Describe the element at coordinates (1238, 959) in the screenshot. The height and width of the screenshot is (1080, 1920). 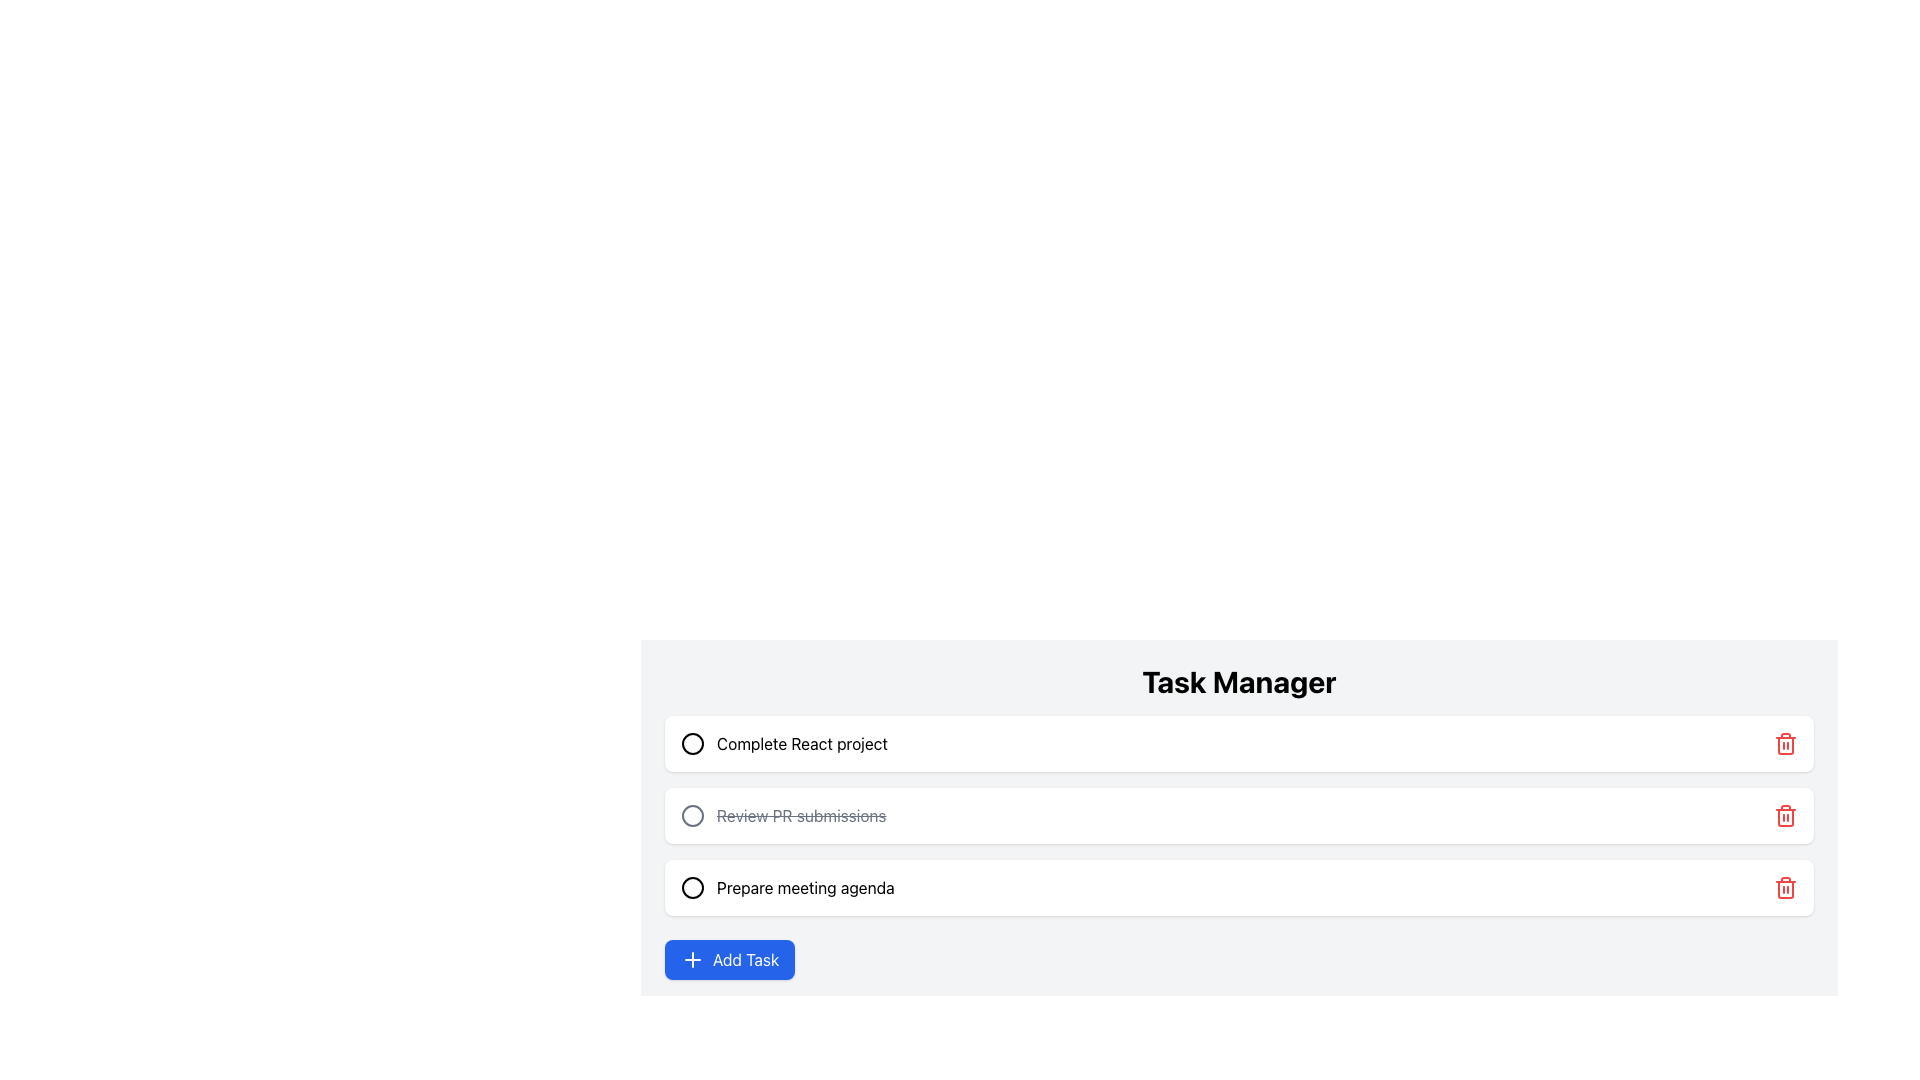
I see `the button located at the bottom of the 'Task Manager' section, directly below the last task entry 'Prepare meeting agenda'` at that location.